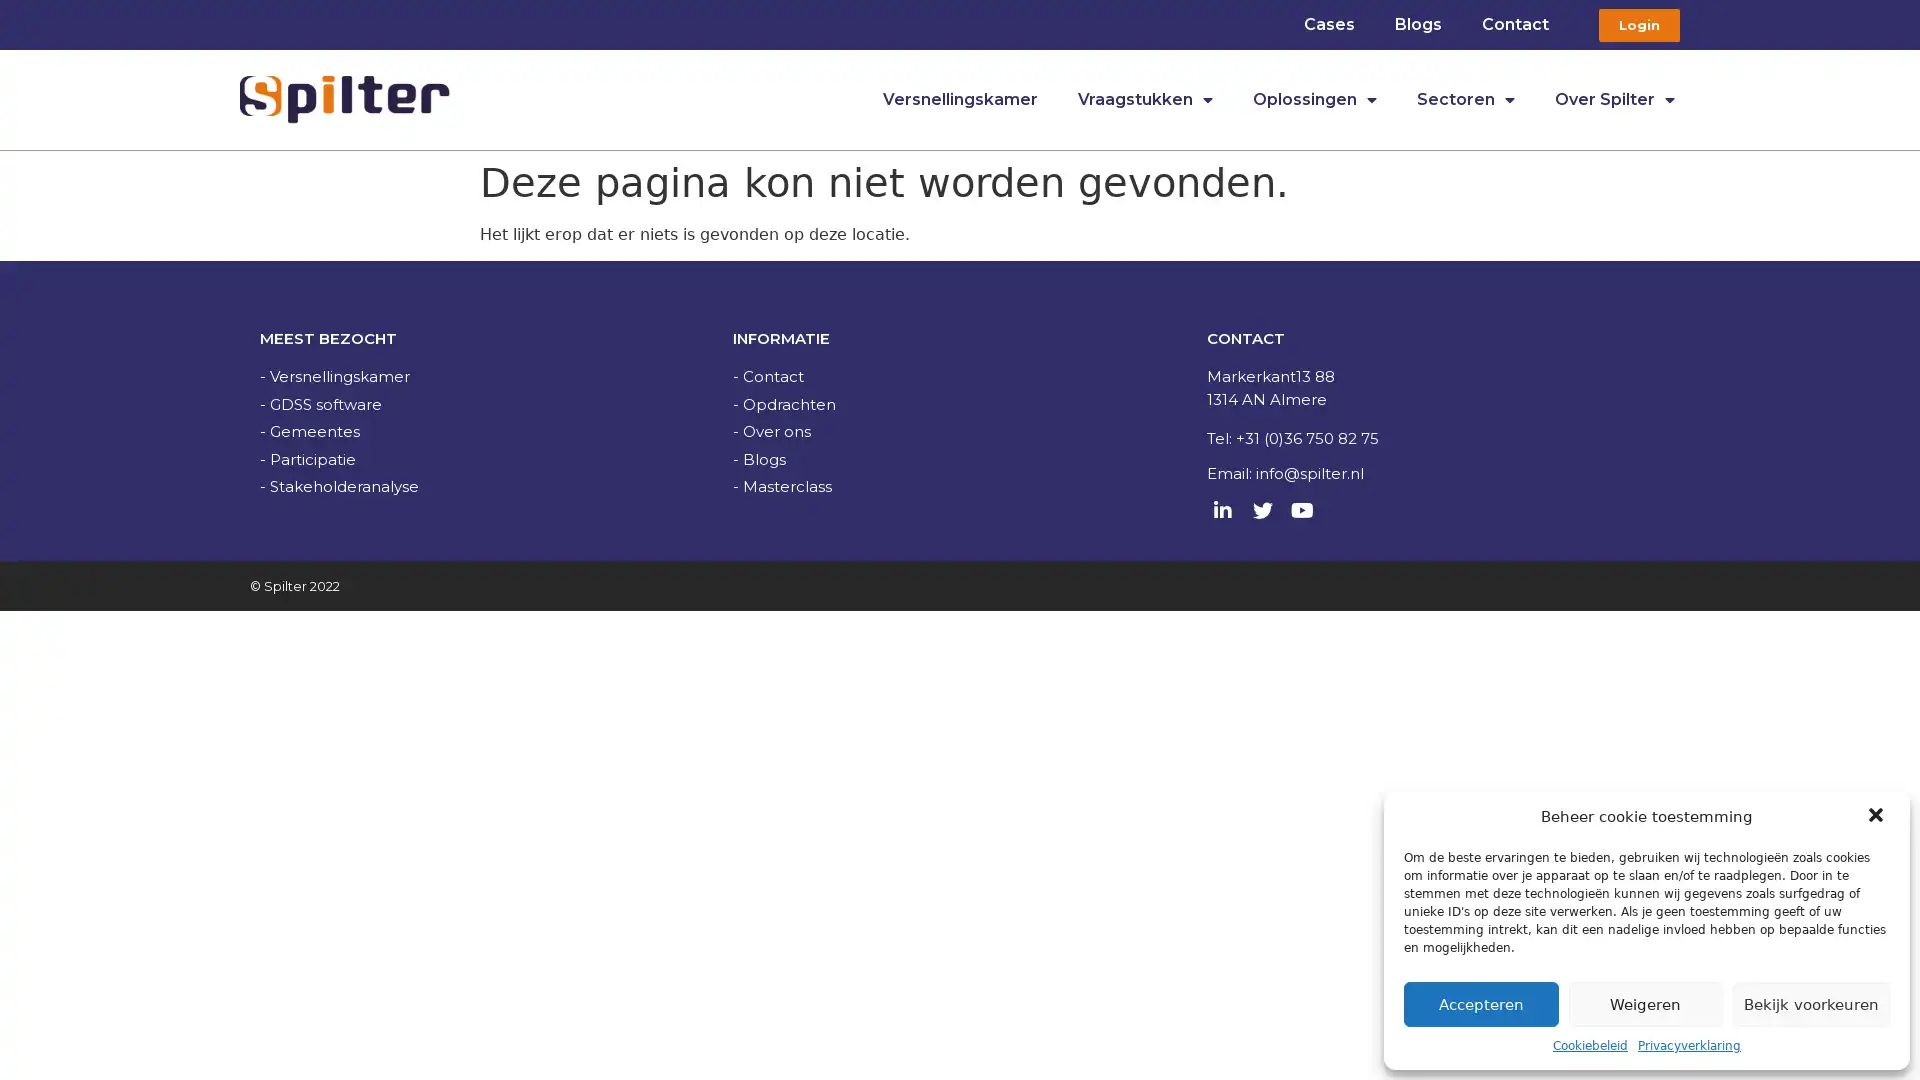  Describe the element at coordinates (1811, 1004) in the screenshot. I see `Bekijk voorkeuren` at that location.